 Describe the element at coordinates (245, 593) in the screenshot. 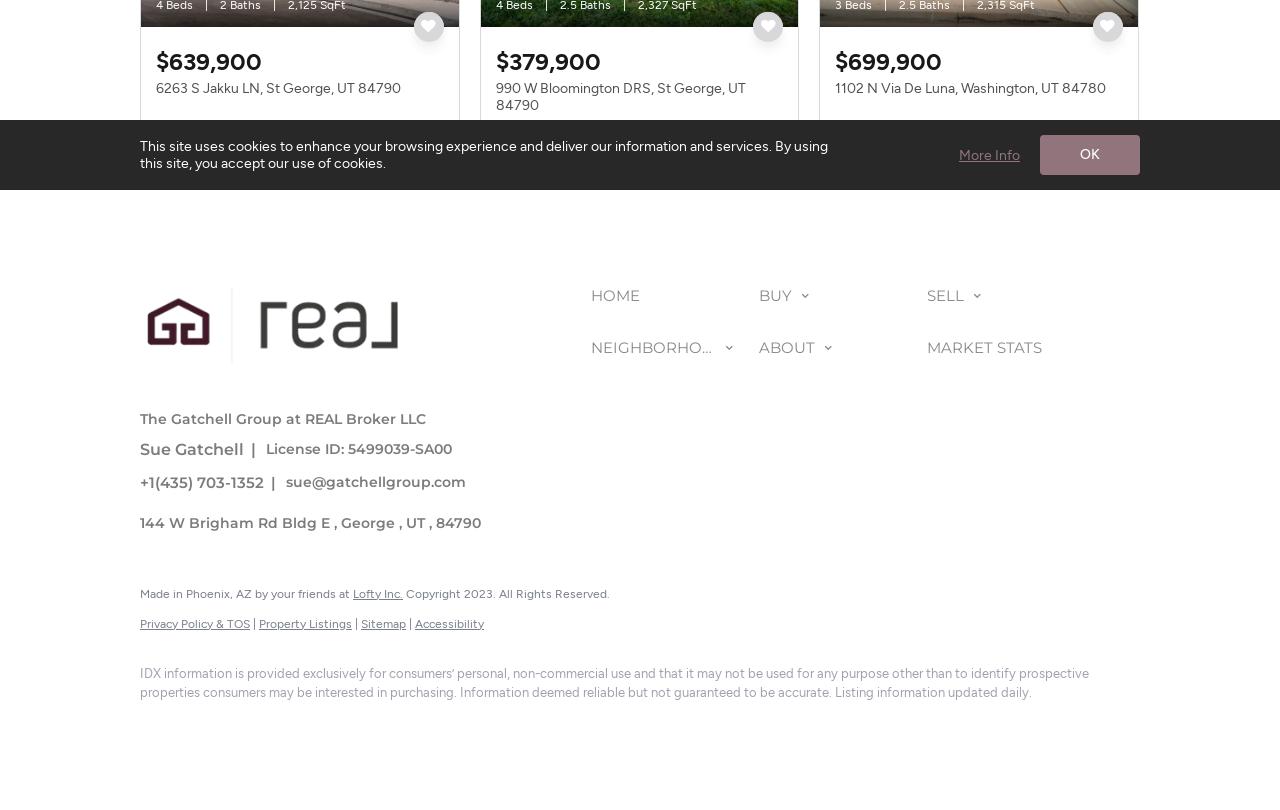

I see `'Made in Phoenix, AZ by your friends at'` at that location.